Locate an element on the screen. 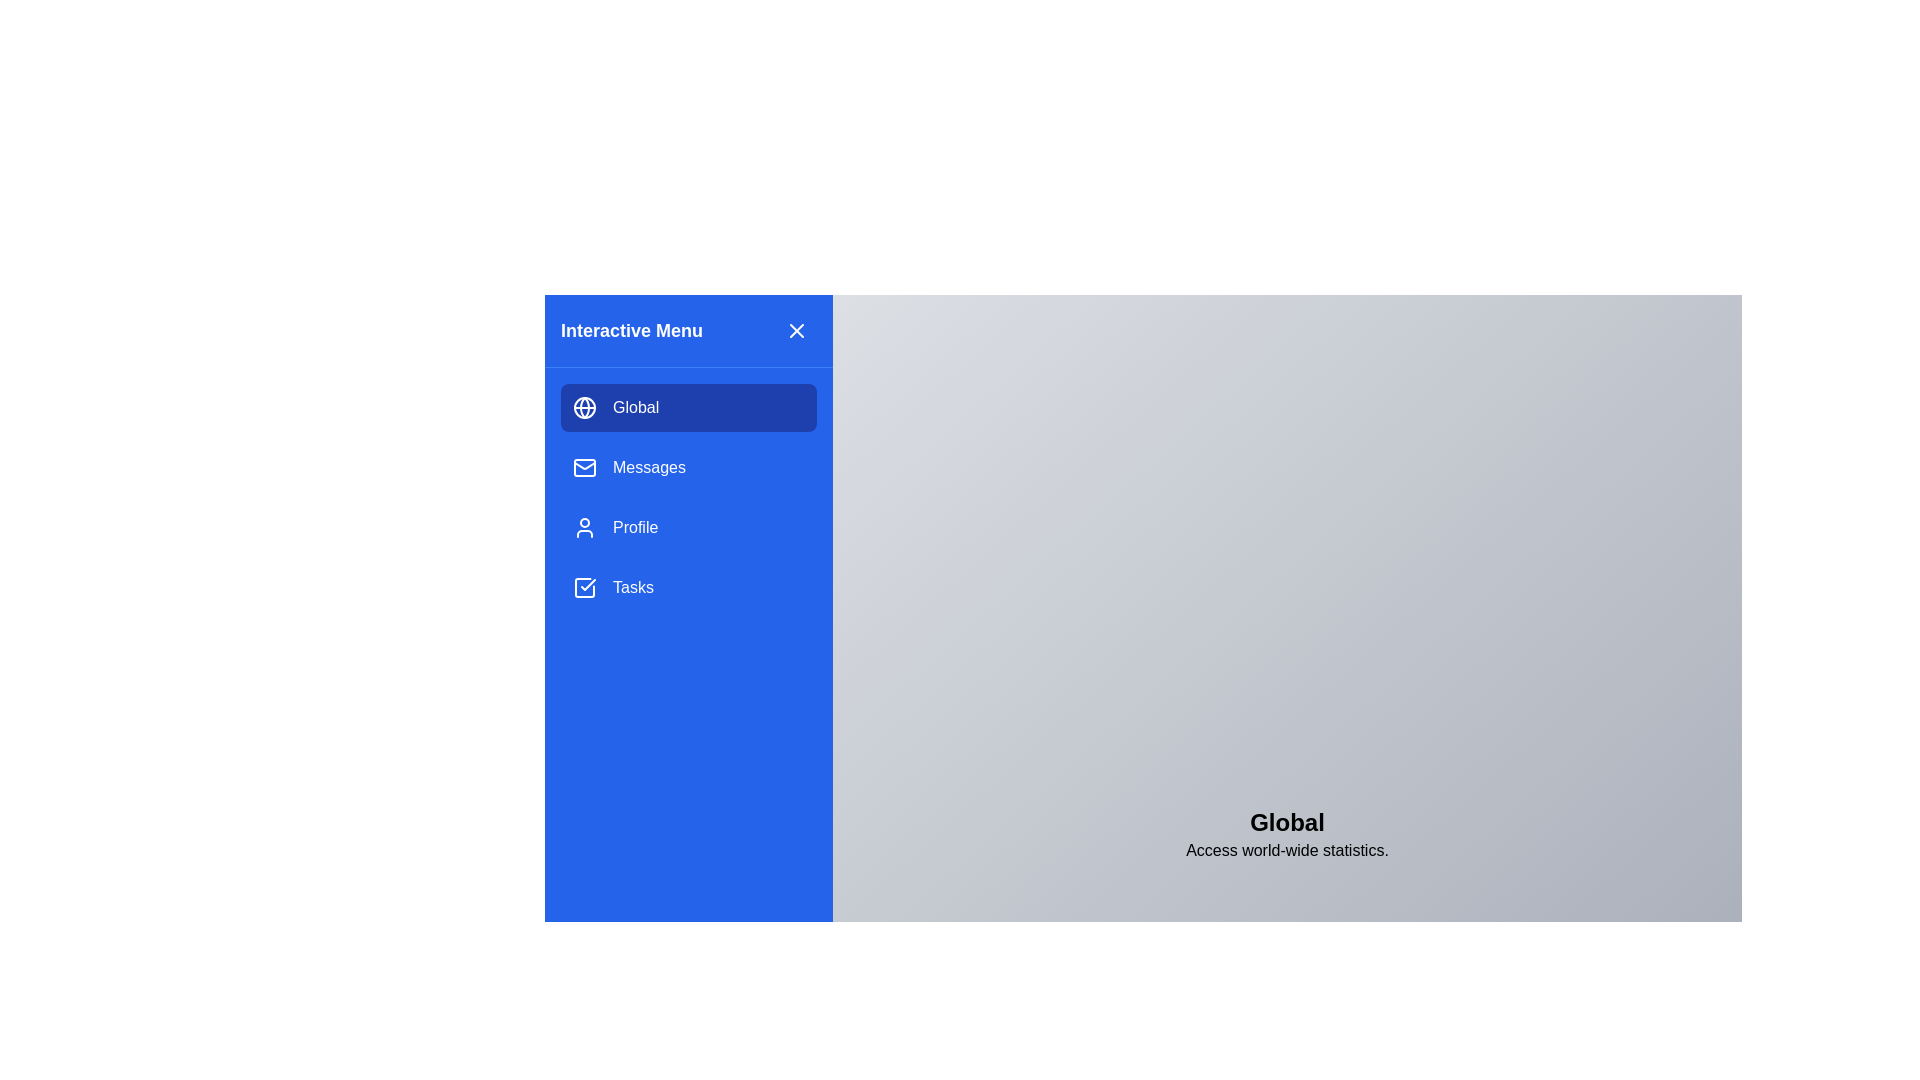 This screenshot has height=1080, width=1920. the 'Global' button with a blue background and rounded corners located at the top of the navigation menu is located at coordinates (689, 407).